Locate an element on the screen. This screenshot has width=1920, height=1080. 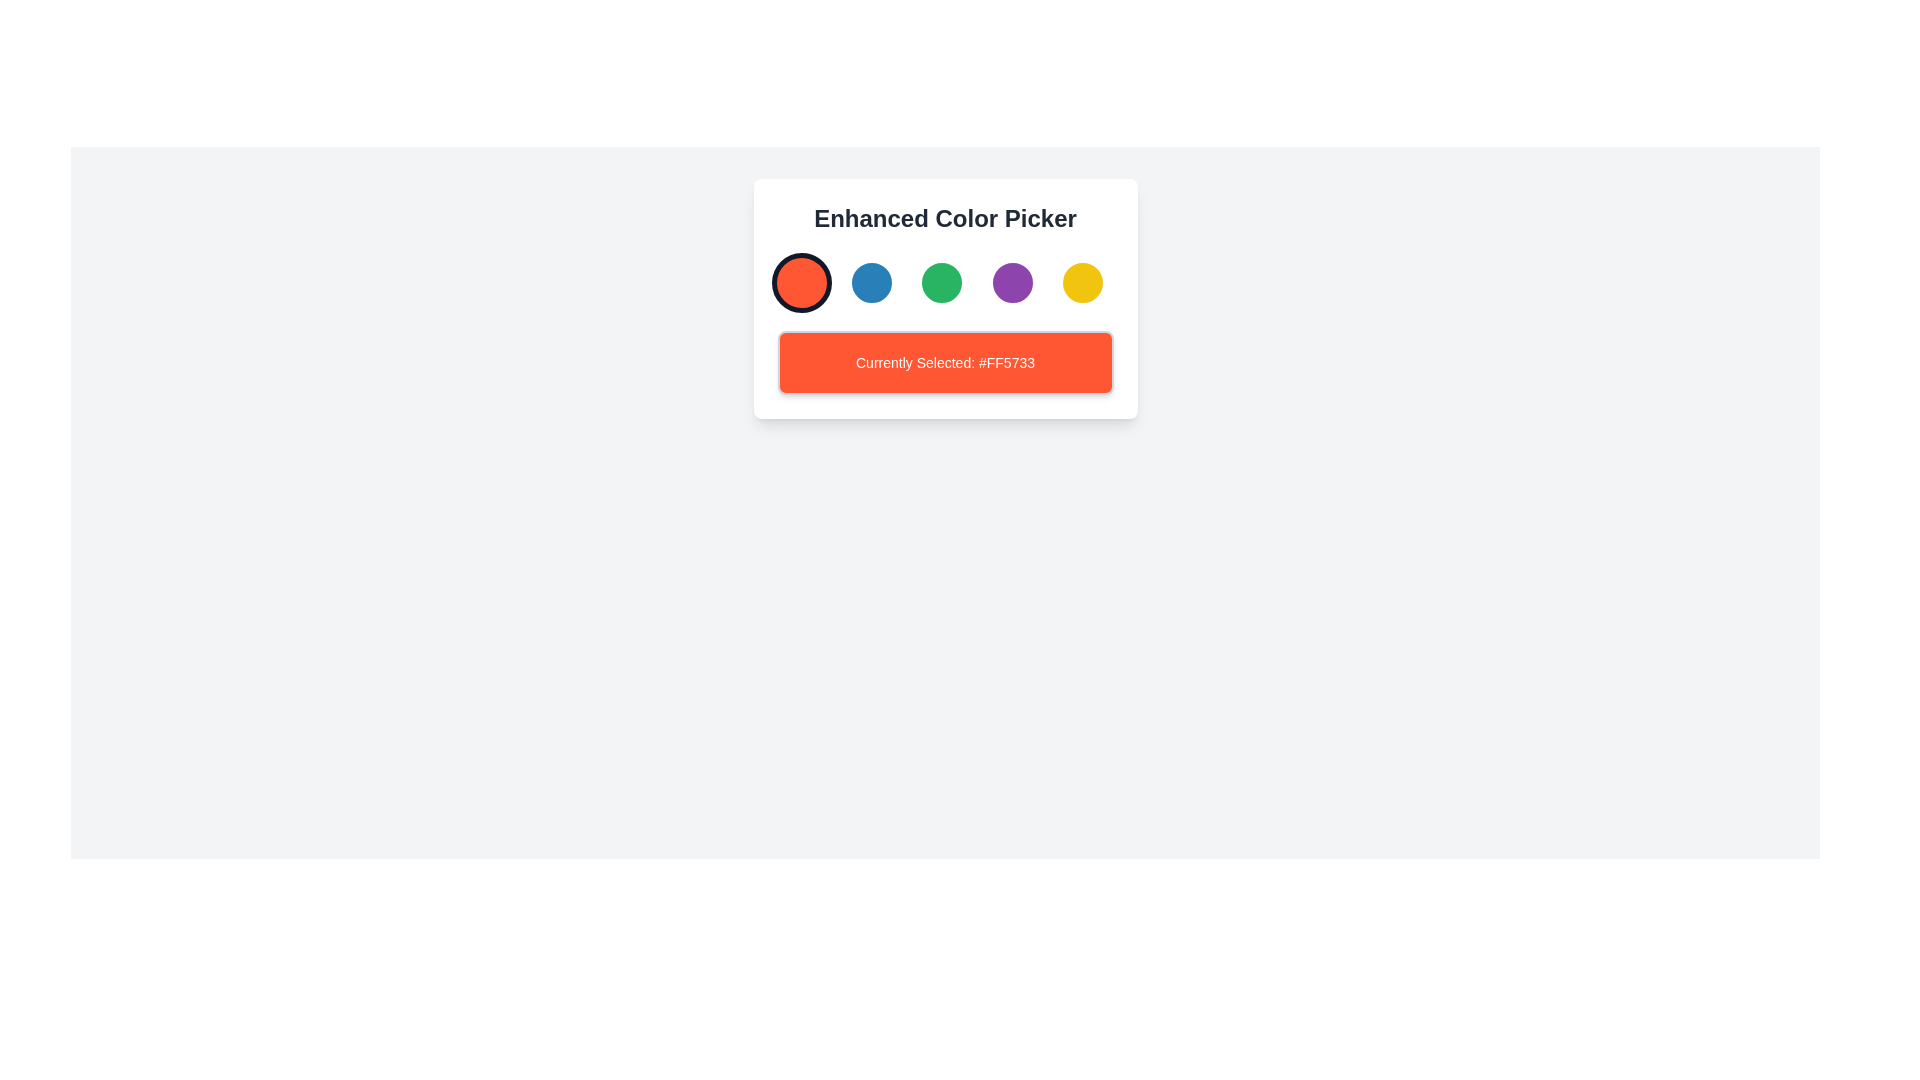
text content of the Text Label displaying 'Currently Selected: #FF5733', which is styled with white text on a small orange background, located at the bottom section of a rectangular card interface is located at coordinates (944, 362).